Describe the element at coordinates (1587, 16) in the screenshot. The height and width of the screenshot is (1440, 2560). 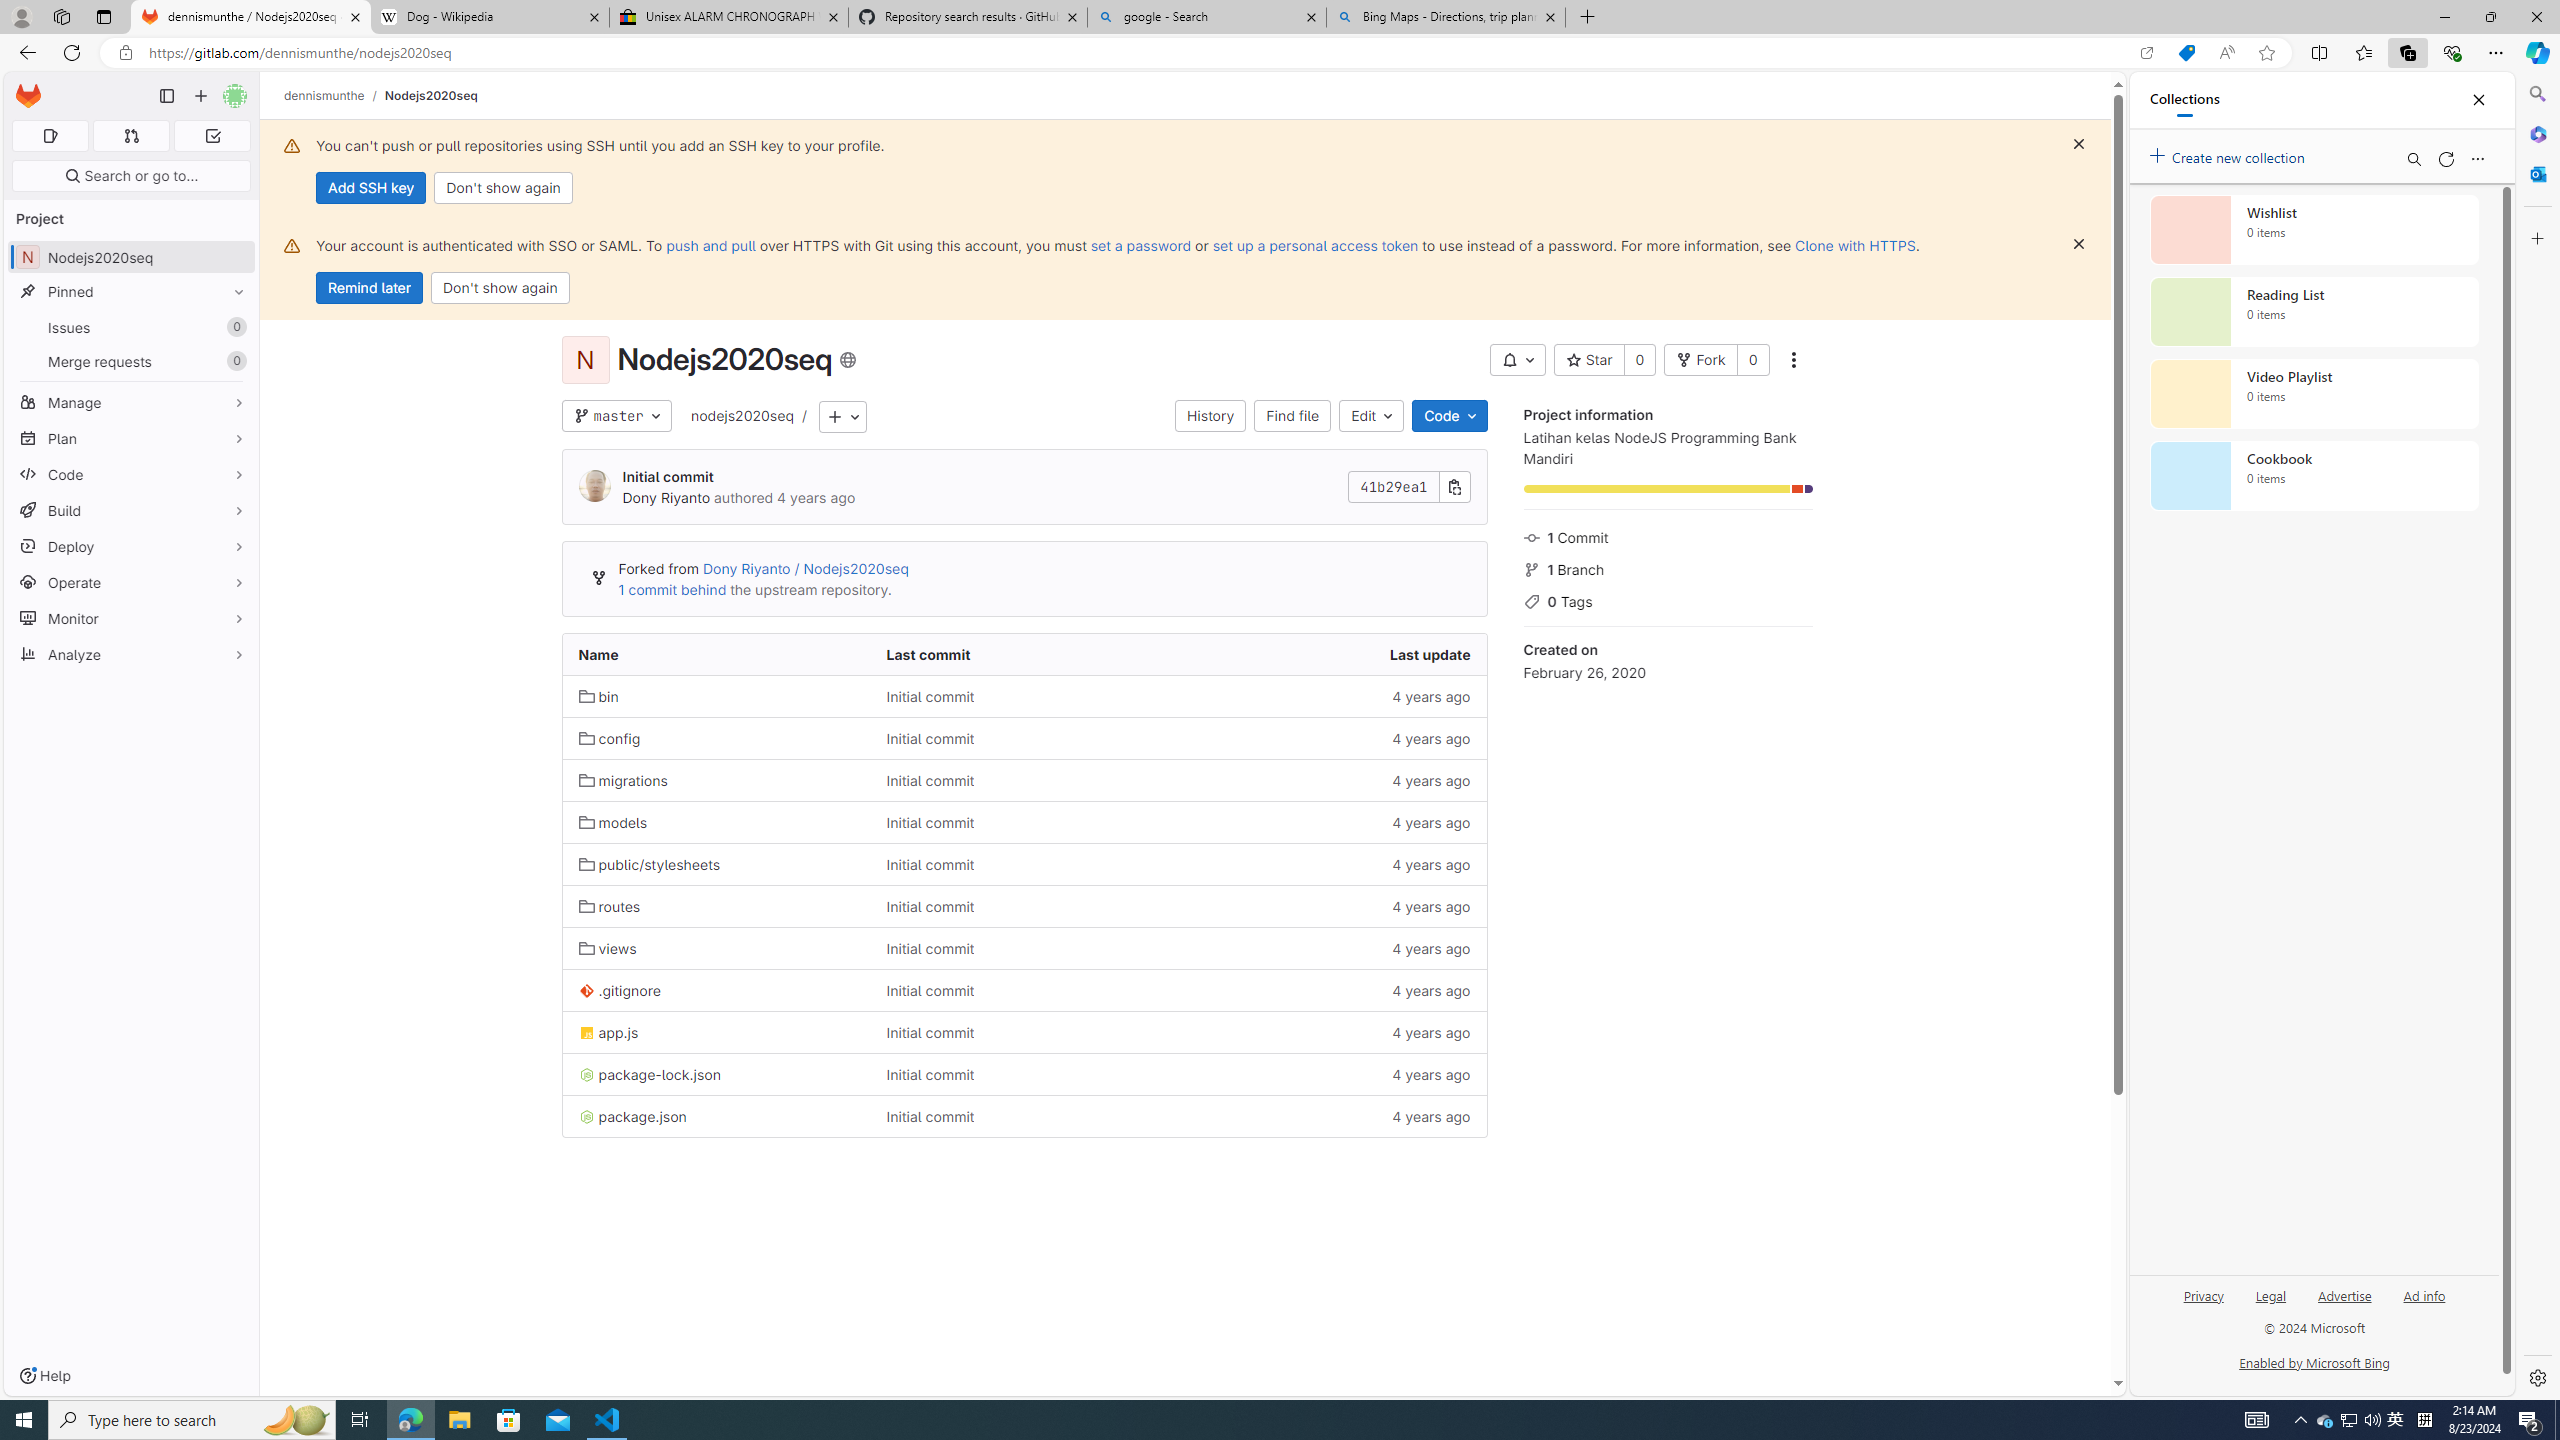
I see `'New Tab'` at that location.